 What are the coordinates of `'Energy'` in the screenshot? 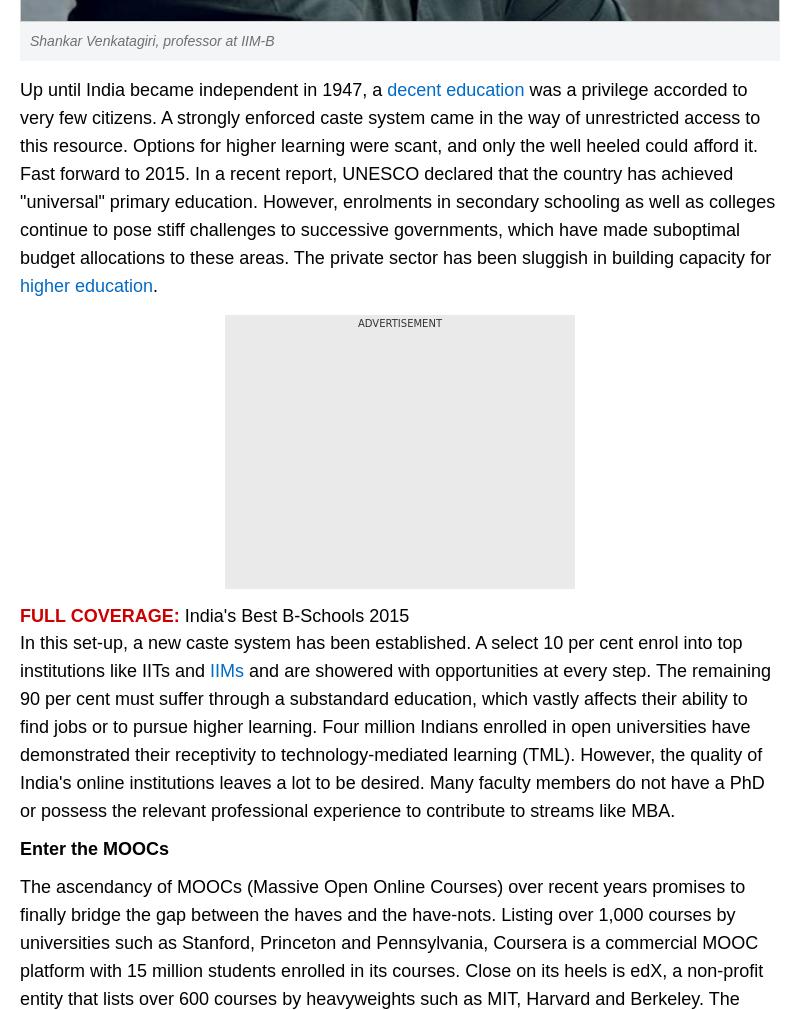 It's located at (413, 782).